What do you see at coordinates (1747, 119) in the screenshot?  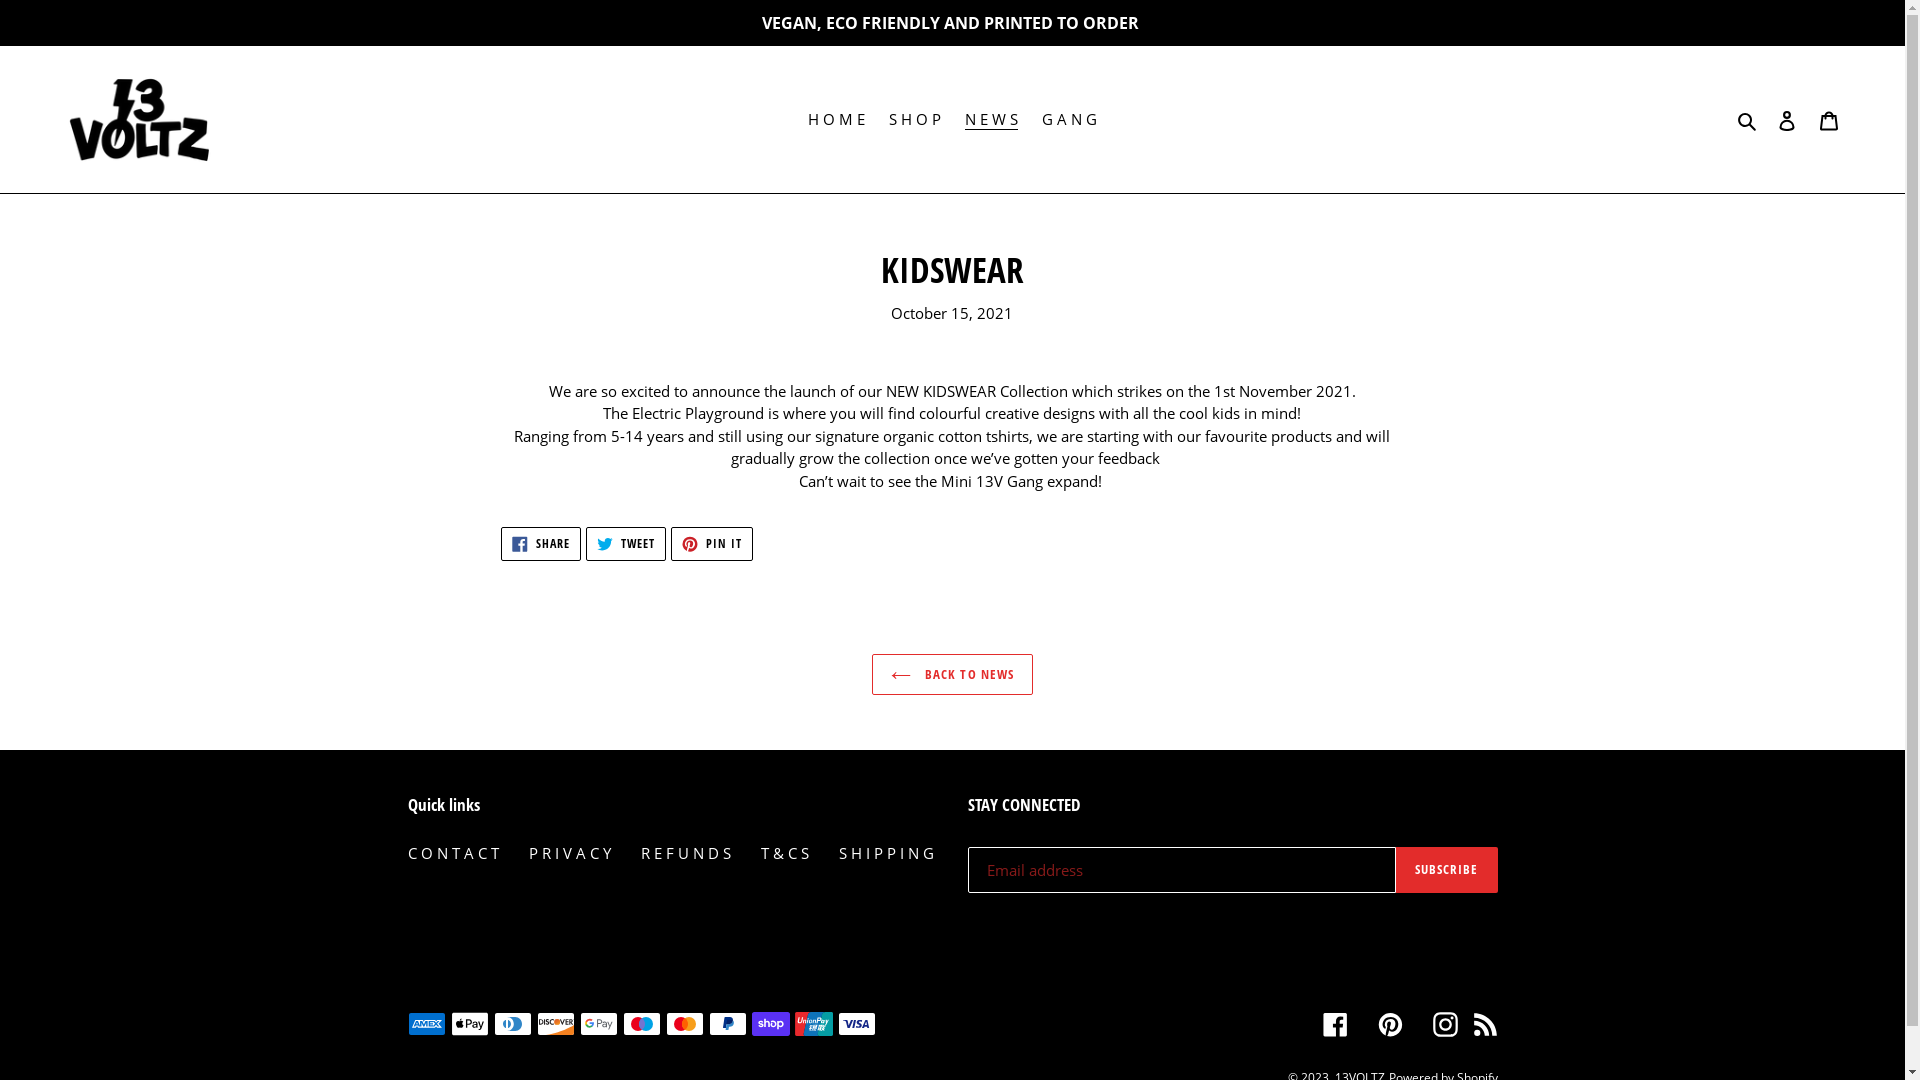 I see `'Search'` at bounding box center [1747, 119].